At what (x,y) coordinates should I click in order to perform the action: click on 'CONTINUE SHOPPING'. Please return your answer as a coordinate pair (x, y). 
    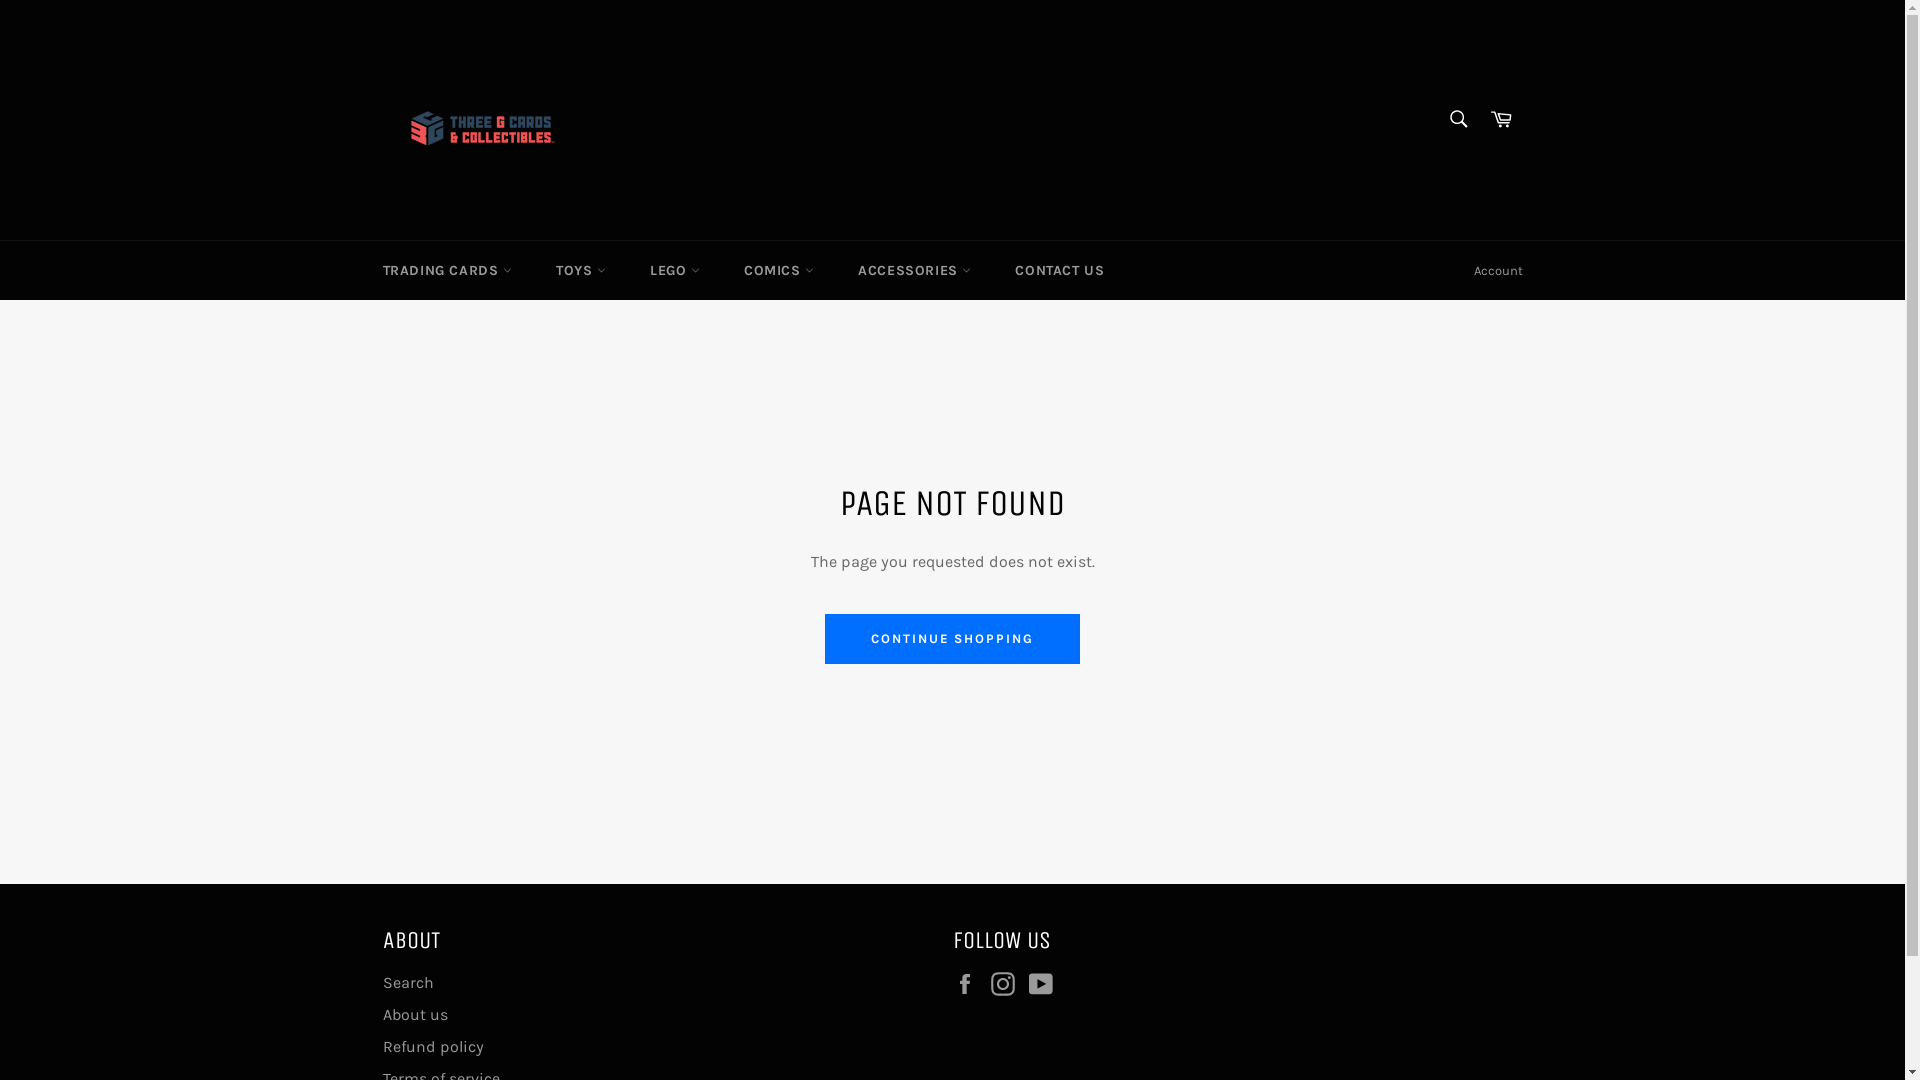
    Looking at the image, I should click on (951, 639).